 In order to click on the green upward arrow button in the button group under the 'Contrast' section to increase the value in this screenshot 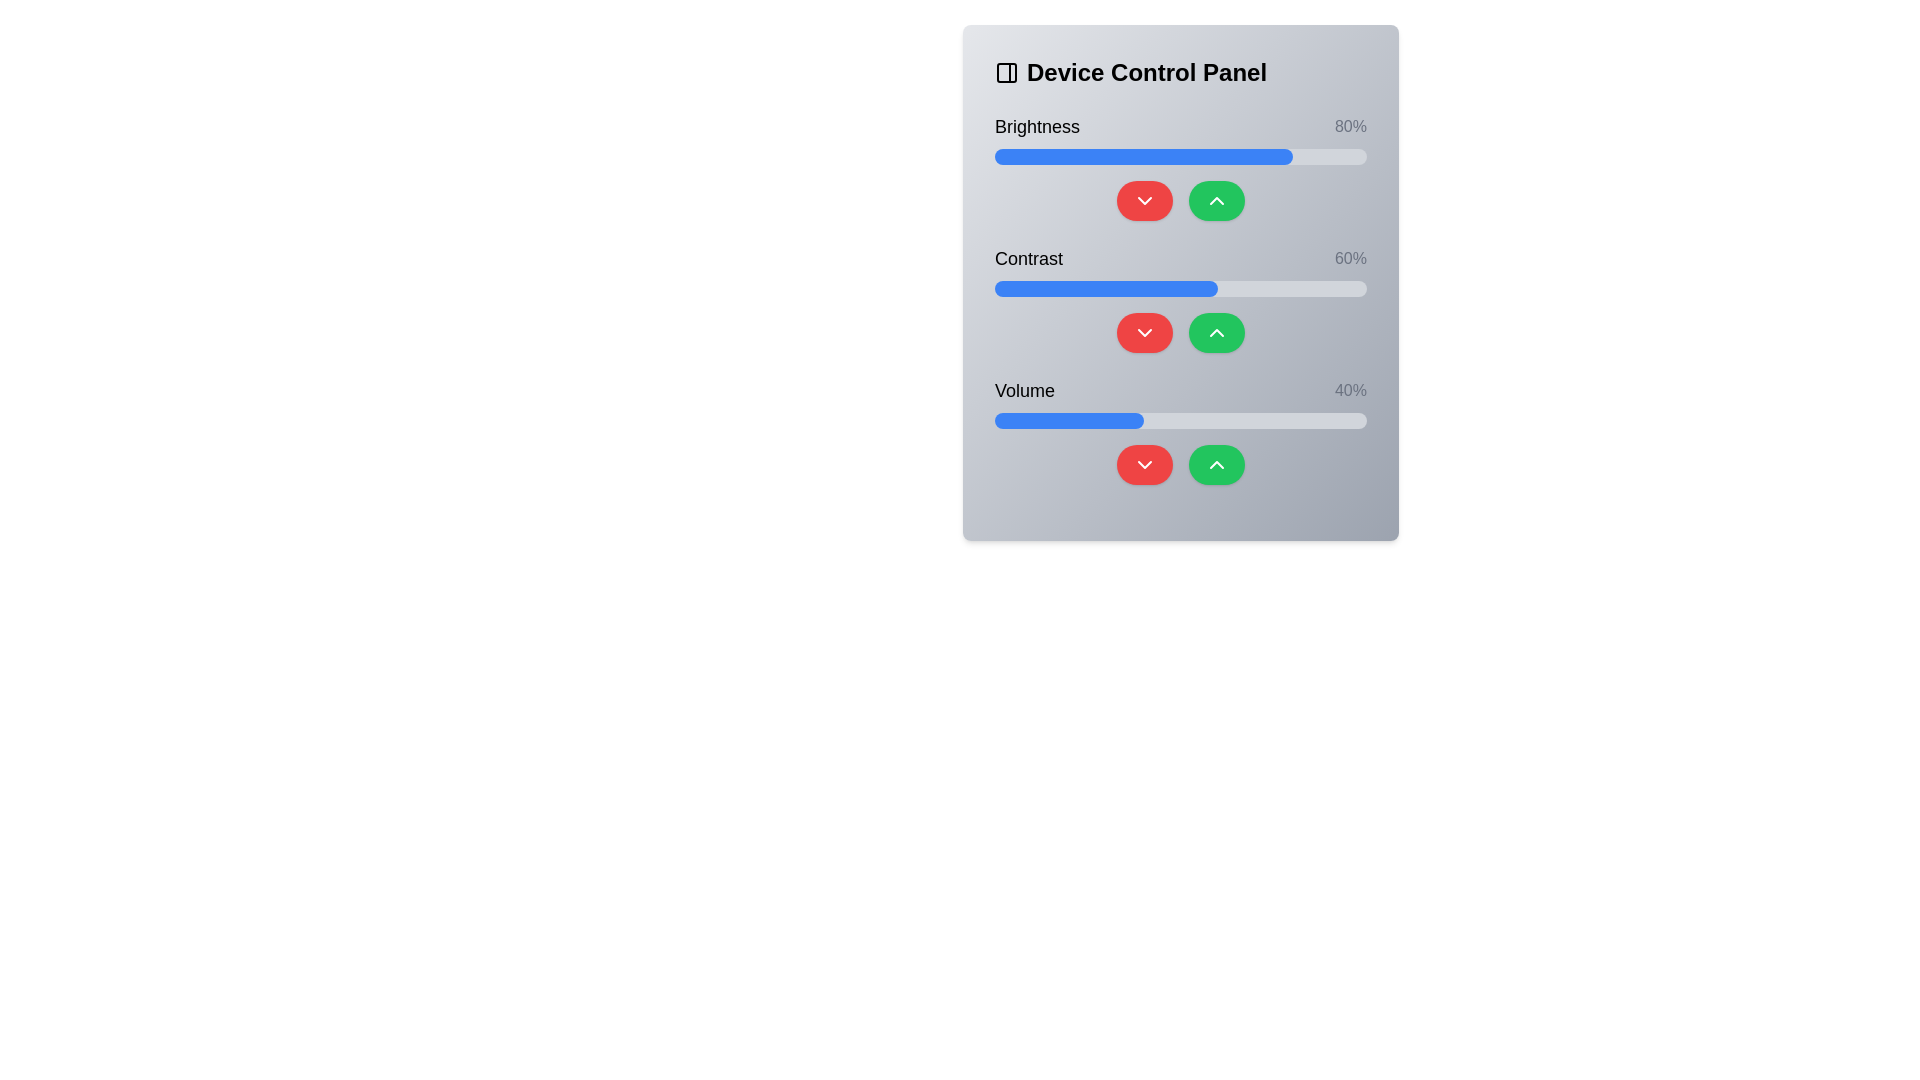, I will do `click(1180, 331)`.